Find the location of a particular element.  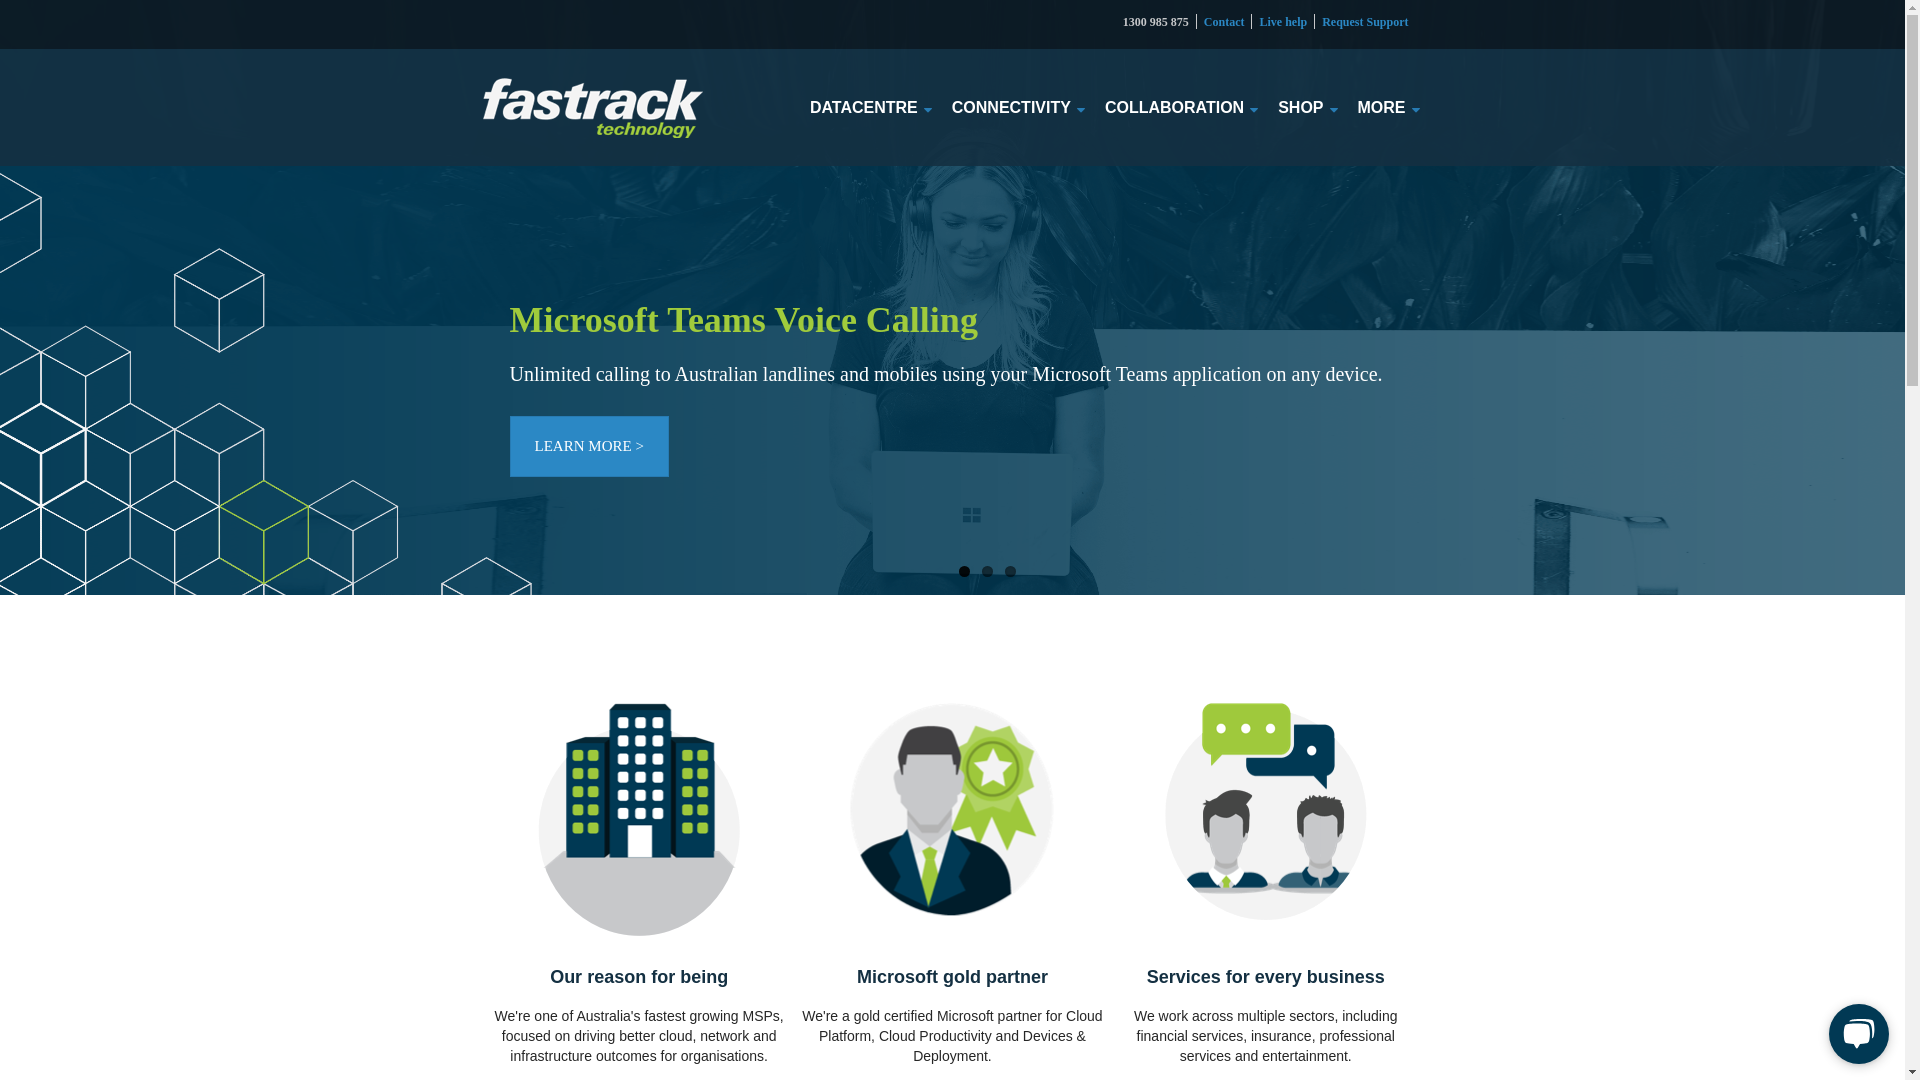

'1' is located at coordinates (963, 571).